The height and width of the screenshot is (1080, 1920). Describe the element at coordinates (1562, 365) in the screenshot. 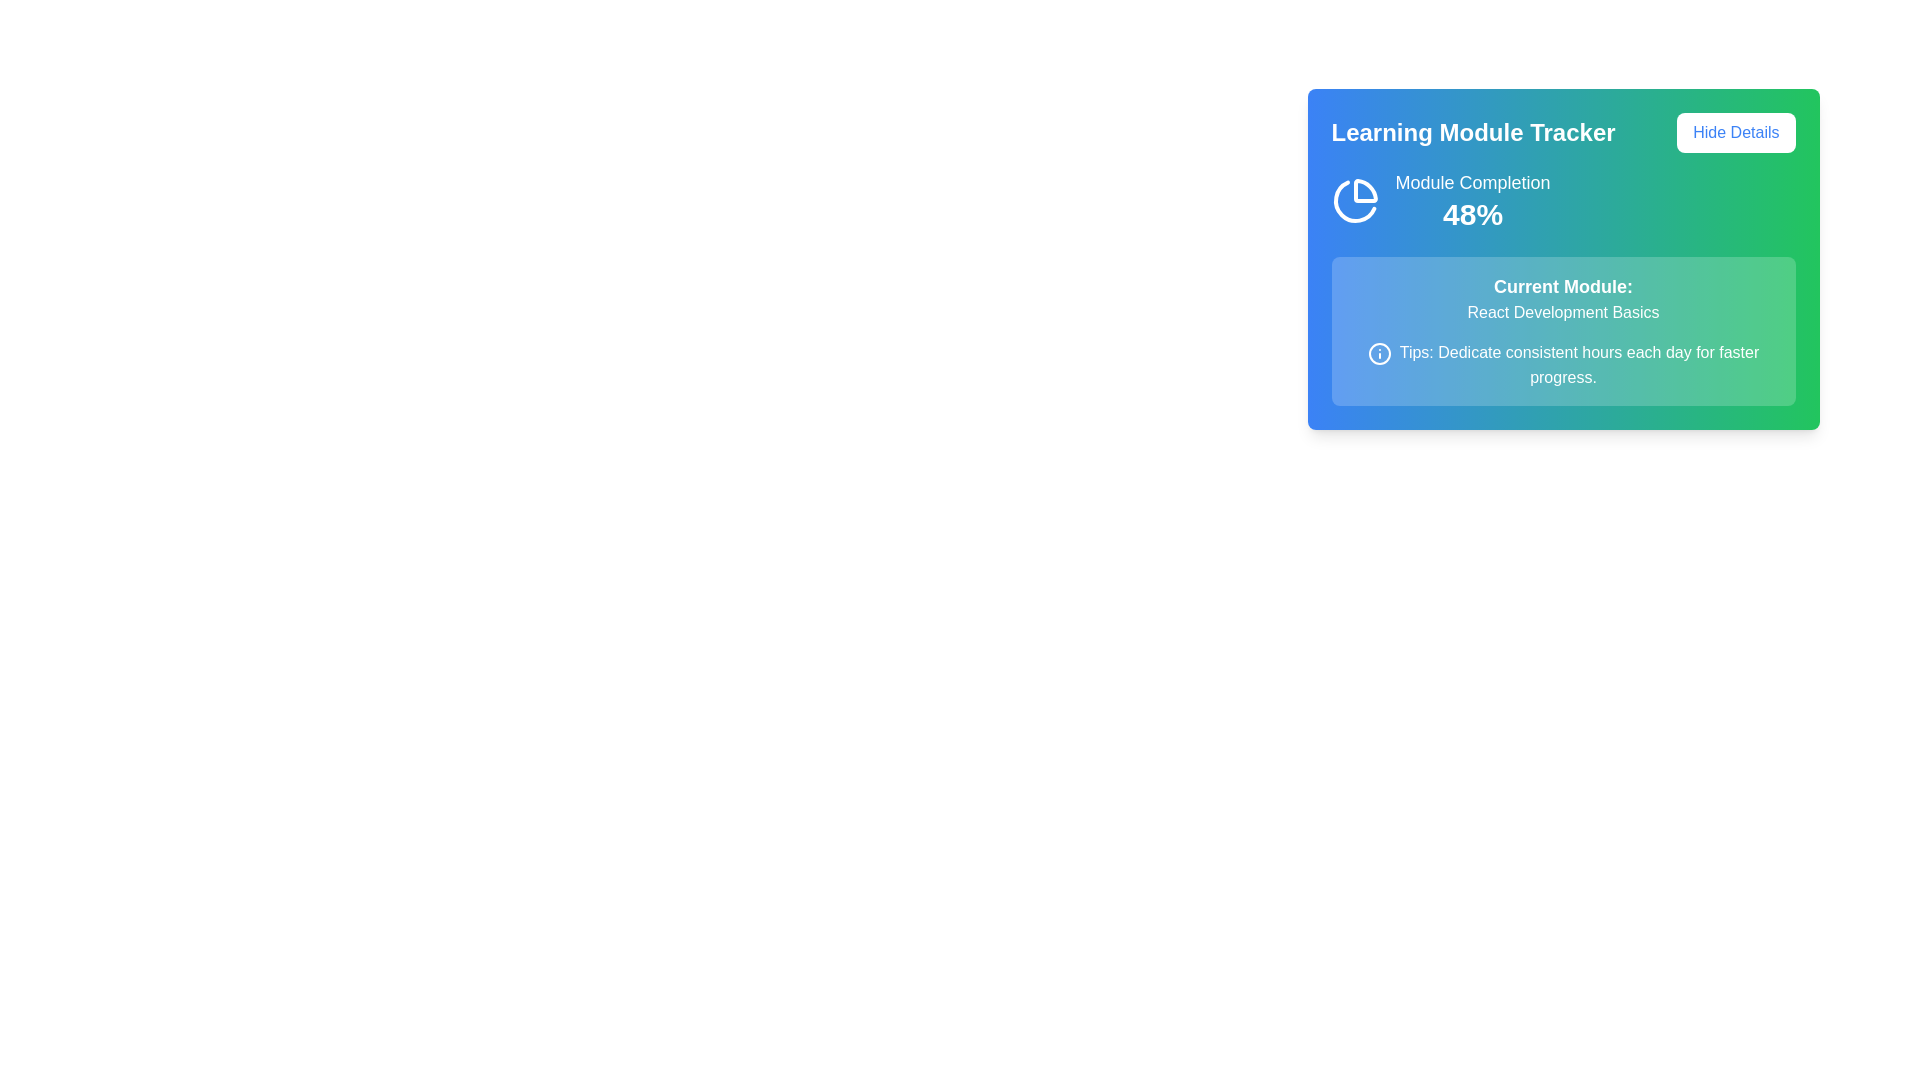

I see `static informational text displaying the tip message 'Tips: Dedicate consistent hours each day for faster progress.' which is preceded by a circular information icon, located centrally below the 'React Development Basics' text` at that location.